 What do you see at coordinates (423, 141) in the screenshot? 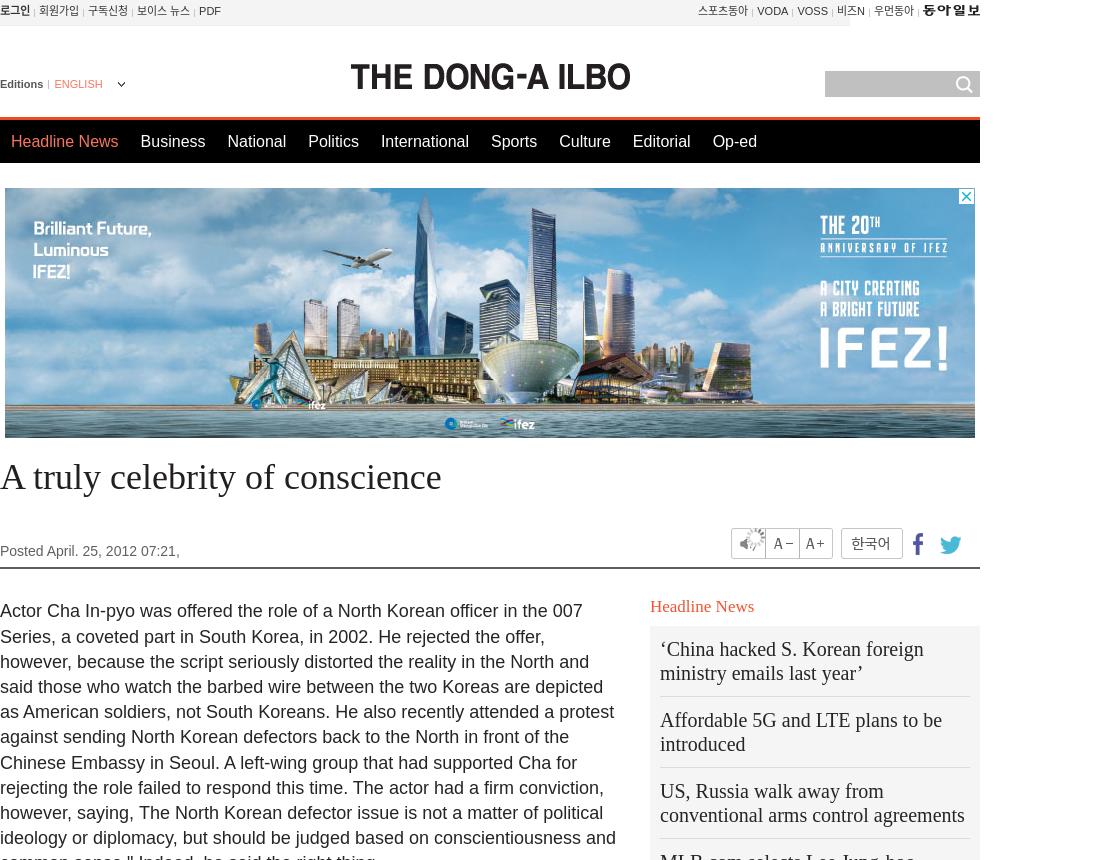
I see `'International'` at bounding box center [423, 141].